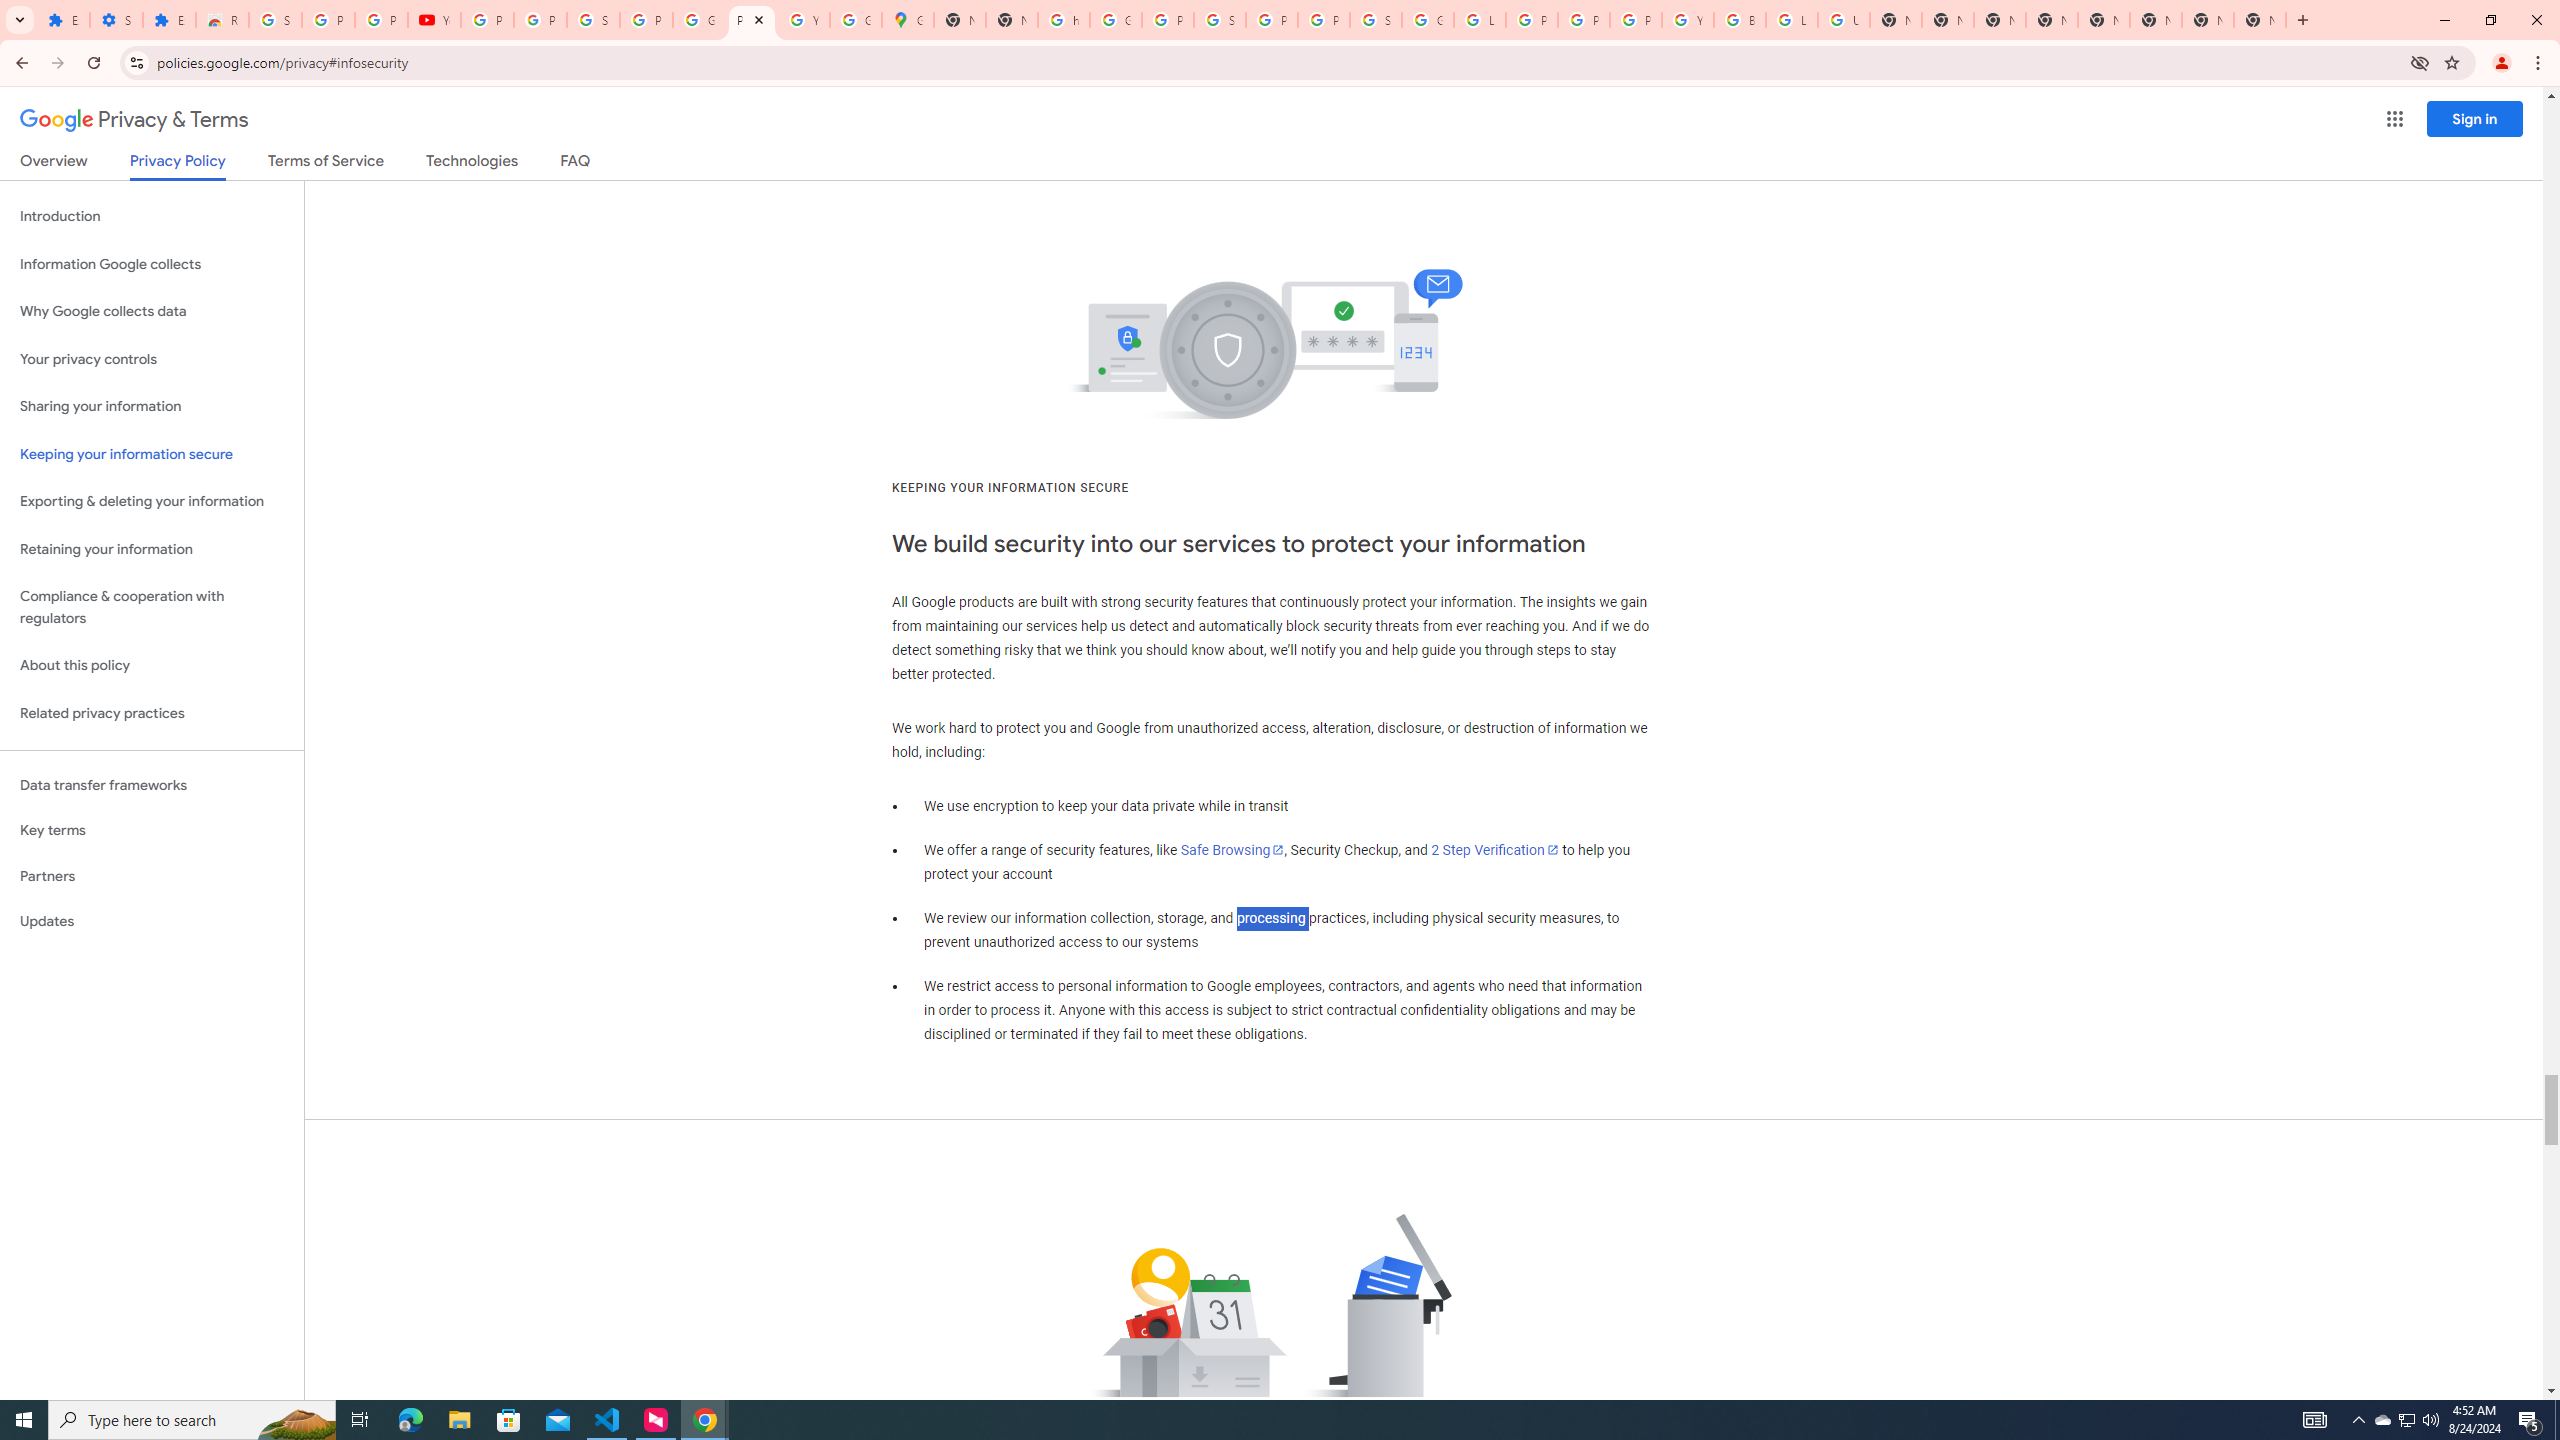 The width and height of the screenshot is (2560, 1440). What do you see at coordinates (2258, 19) in the screenshot?
I see `'New Tab'` at bounding box center [2258, 19].